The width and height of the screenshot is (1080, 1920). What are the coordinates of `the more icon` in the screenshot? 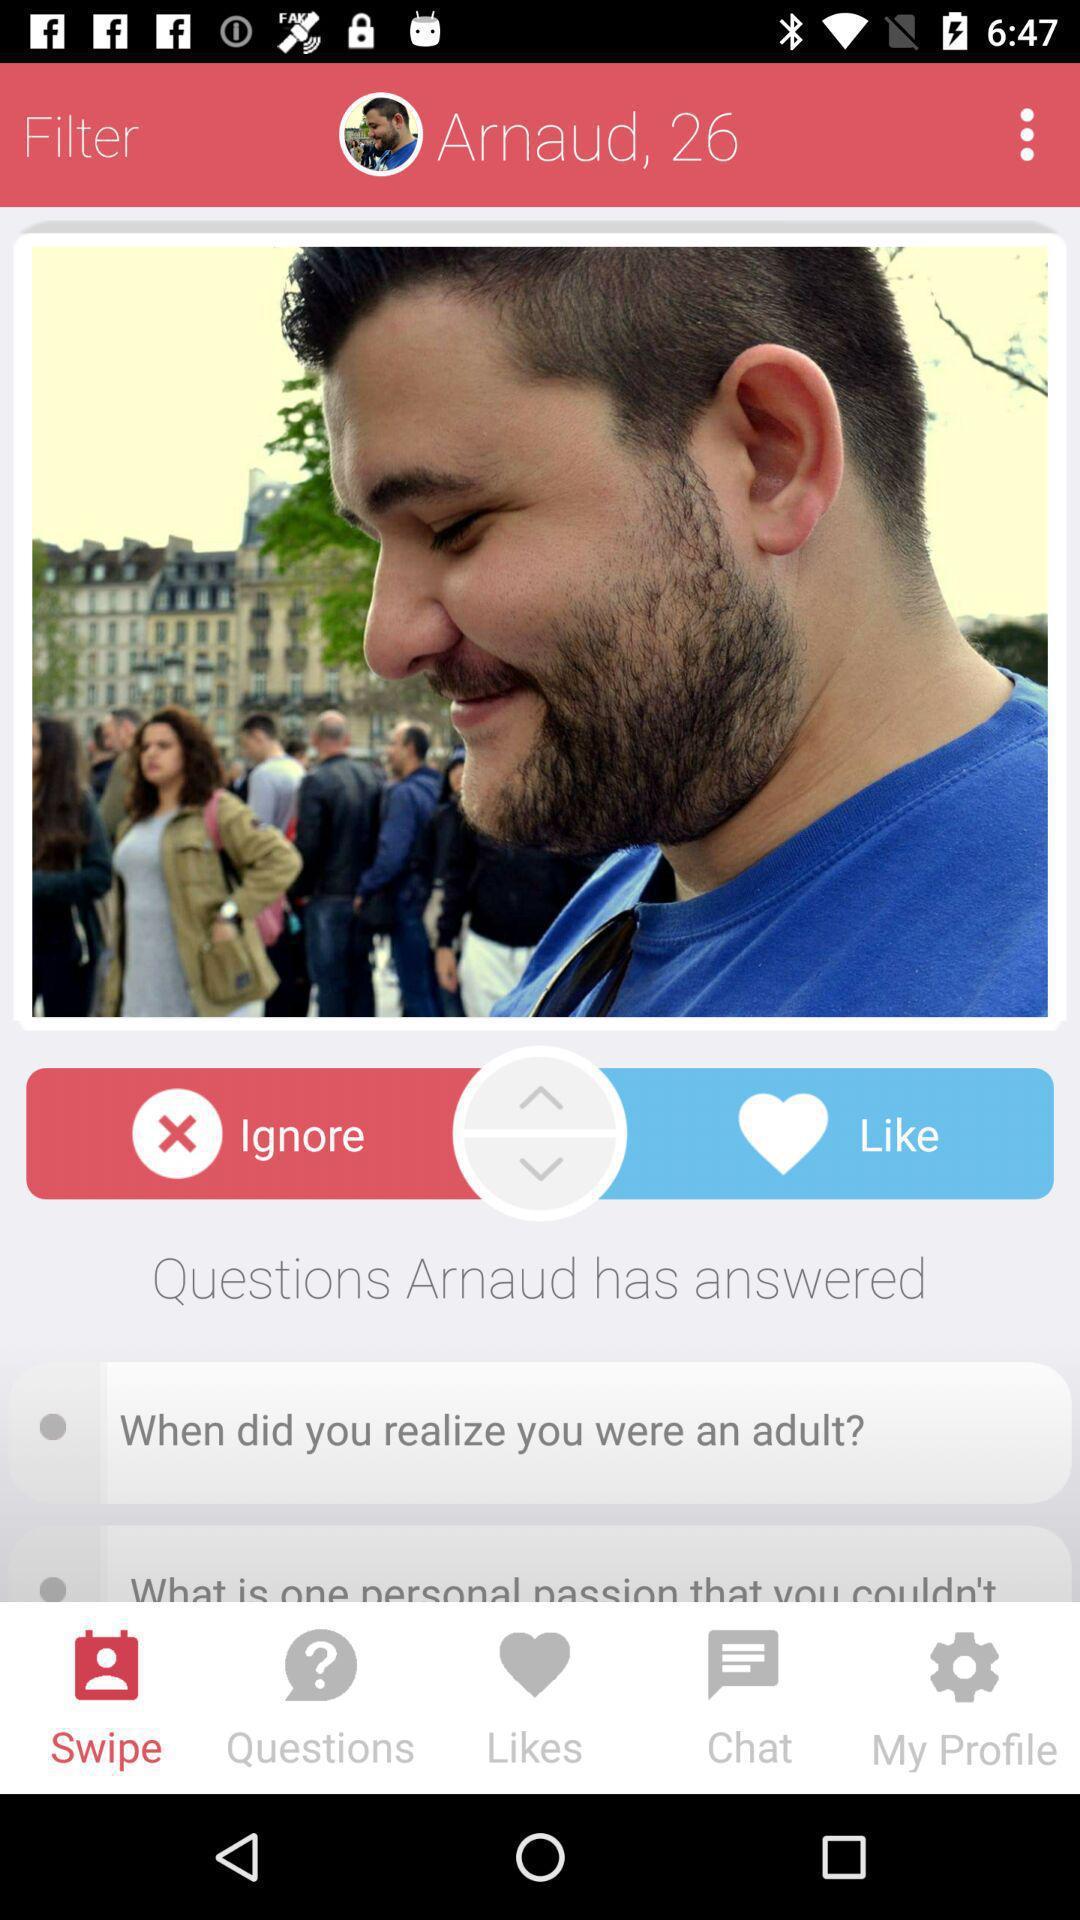 It's located at (1027, 133).